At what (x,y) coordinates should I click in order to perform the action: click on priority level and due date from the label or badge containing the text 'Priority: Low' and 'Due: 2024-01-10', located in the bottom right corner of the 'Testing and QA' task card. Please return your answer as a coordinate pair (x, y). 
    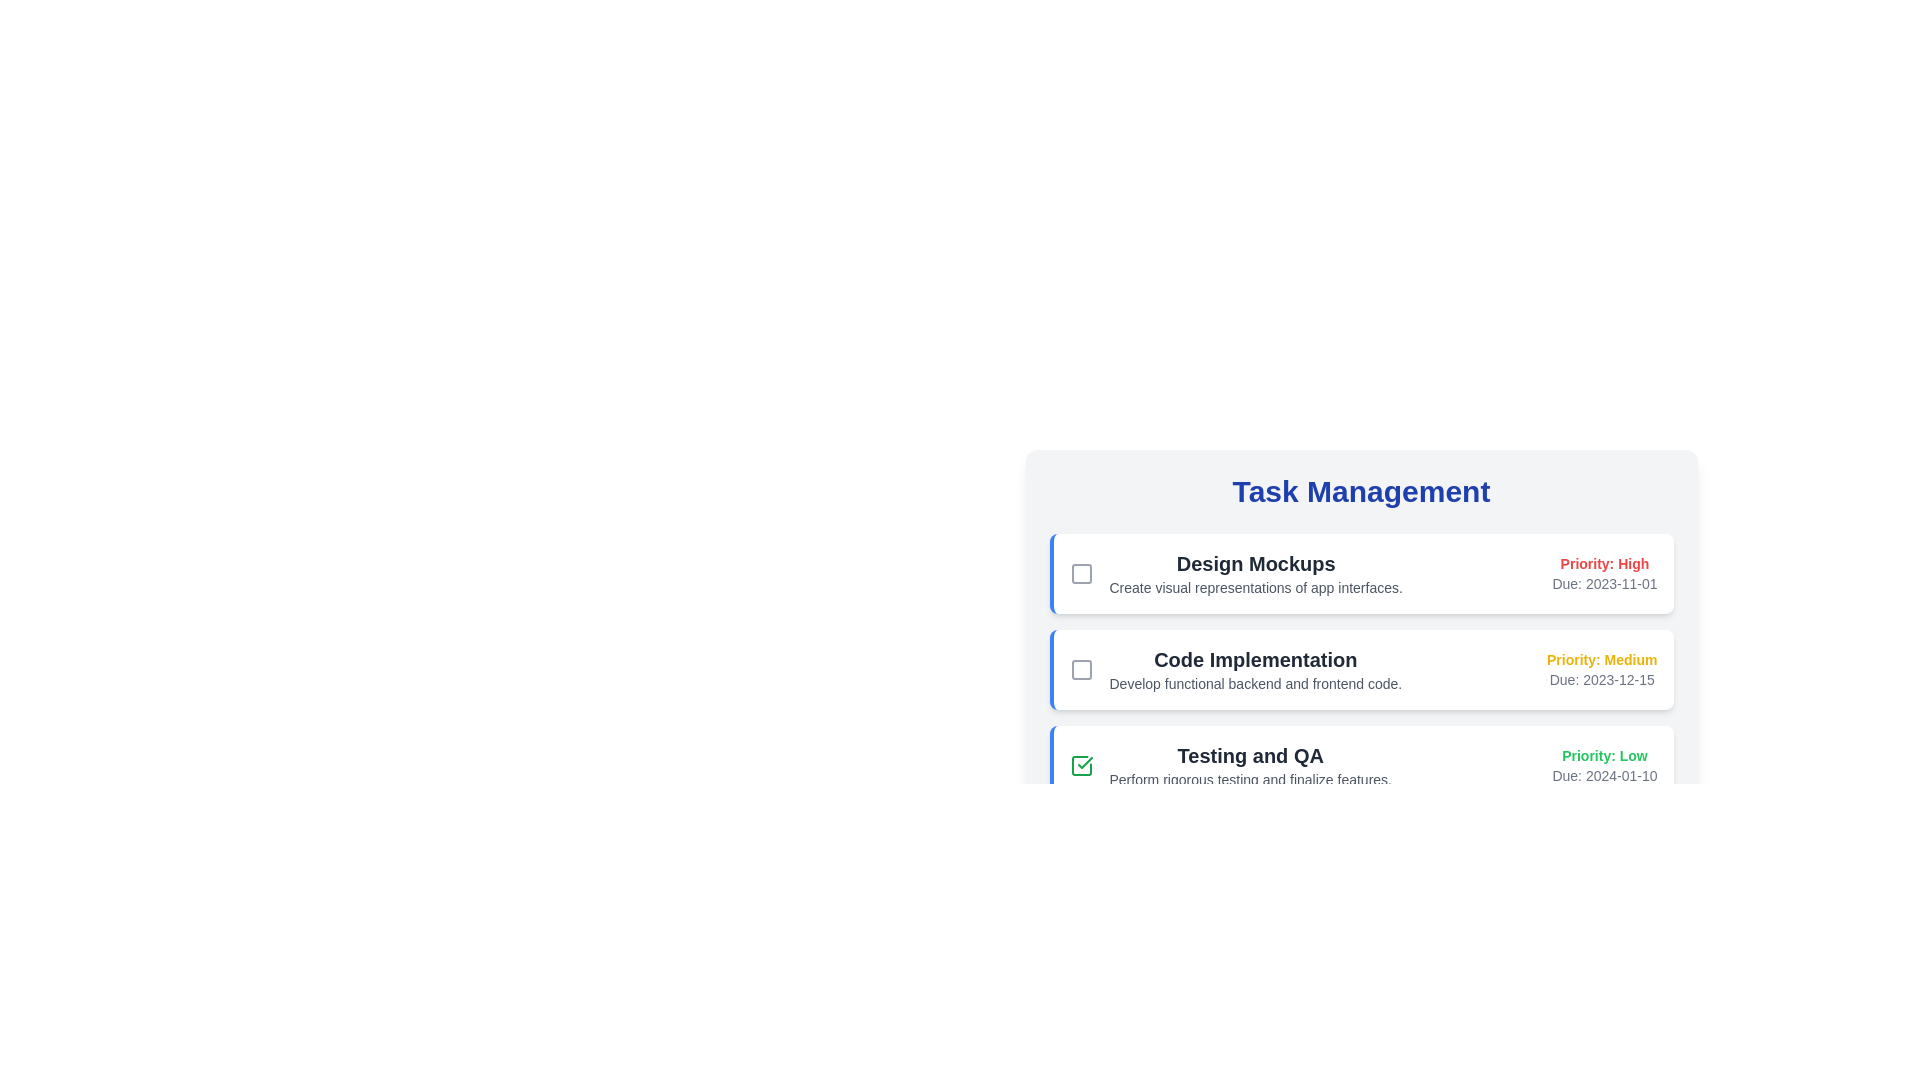
    Looking at the image, I should click on (1604, 765).